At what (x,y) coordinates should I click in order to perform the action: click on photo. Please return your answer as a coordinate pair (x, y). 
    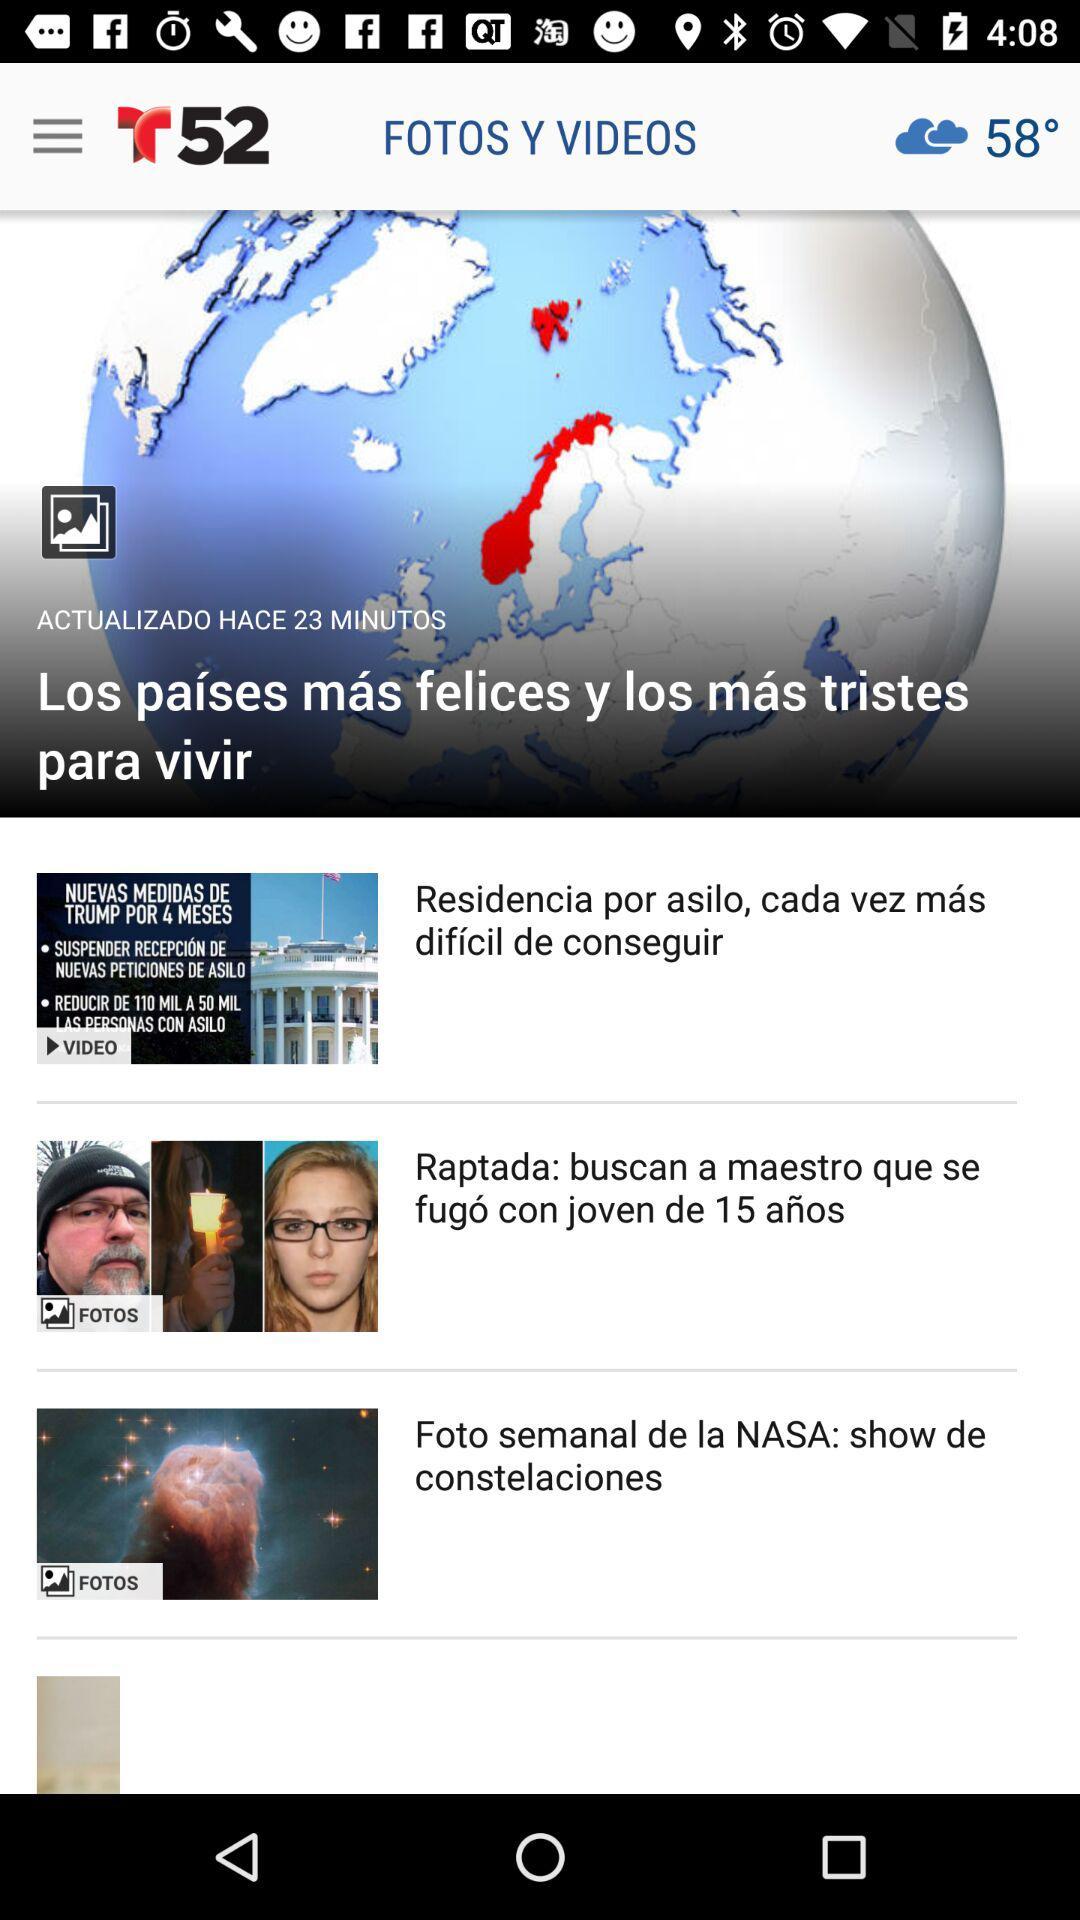
    Looking at the image, I should click on (207, 1504).